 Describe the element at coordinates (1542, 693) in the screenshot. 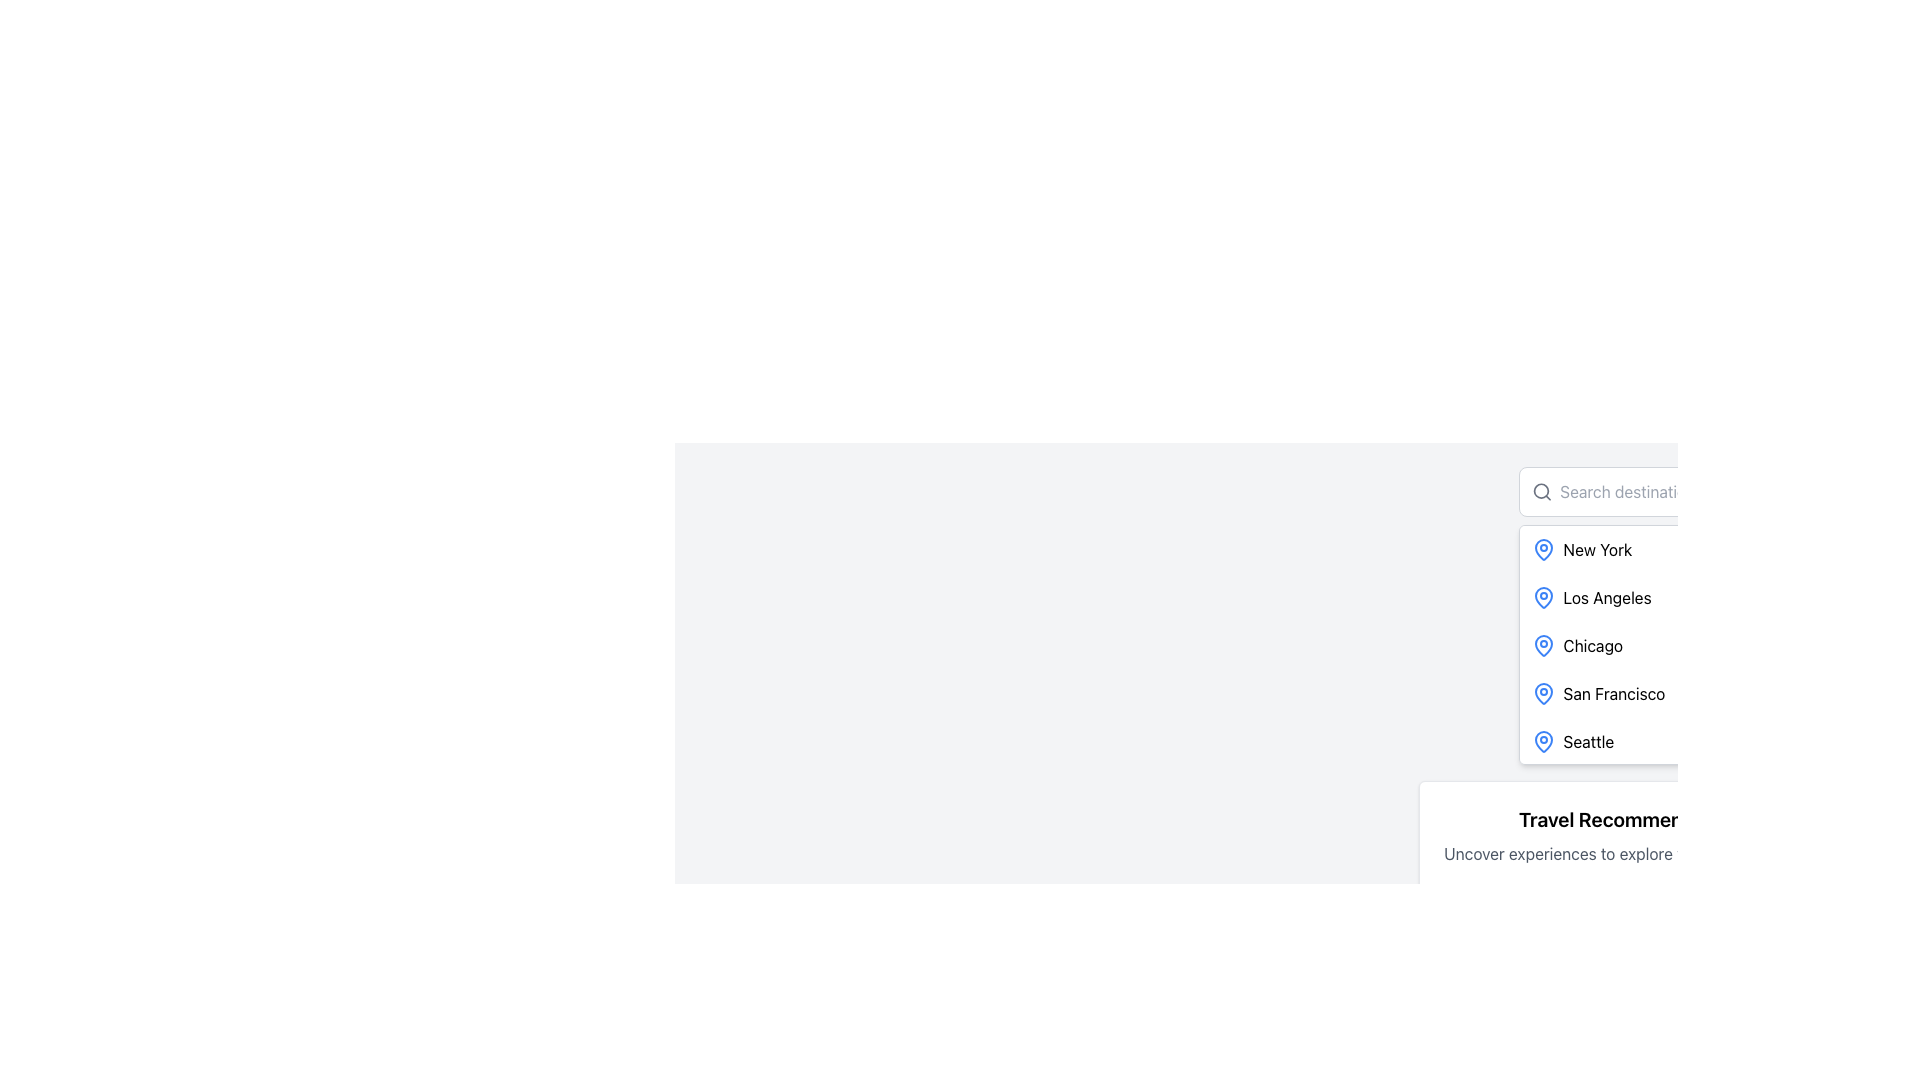

I see `the icon representing 'San Francisco' located at the leftmost side of the list item, aligned with the text of the label` at that location.